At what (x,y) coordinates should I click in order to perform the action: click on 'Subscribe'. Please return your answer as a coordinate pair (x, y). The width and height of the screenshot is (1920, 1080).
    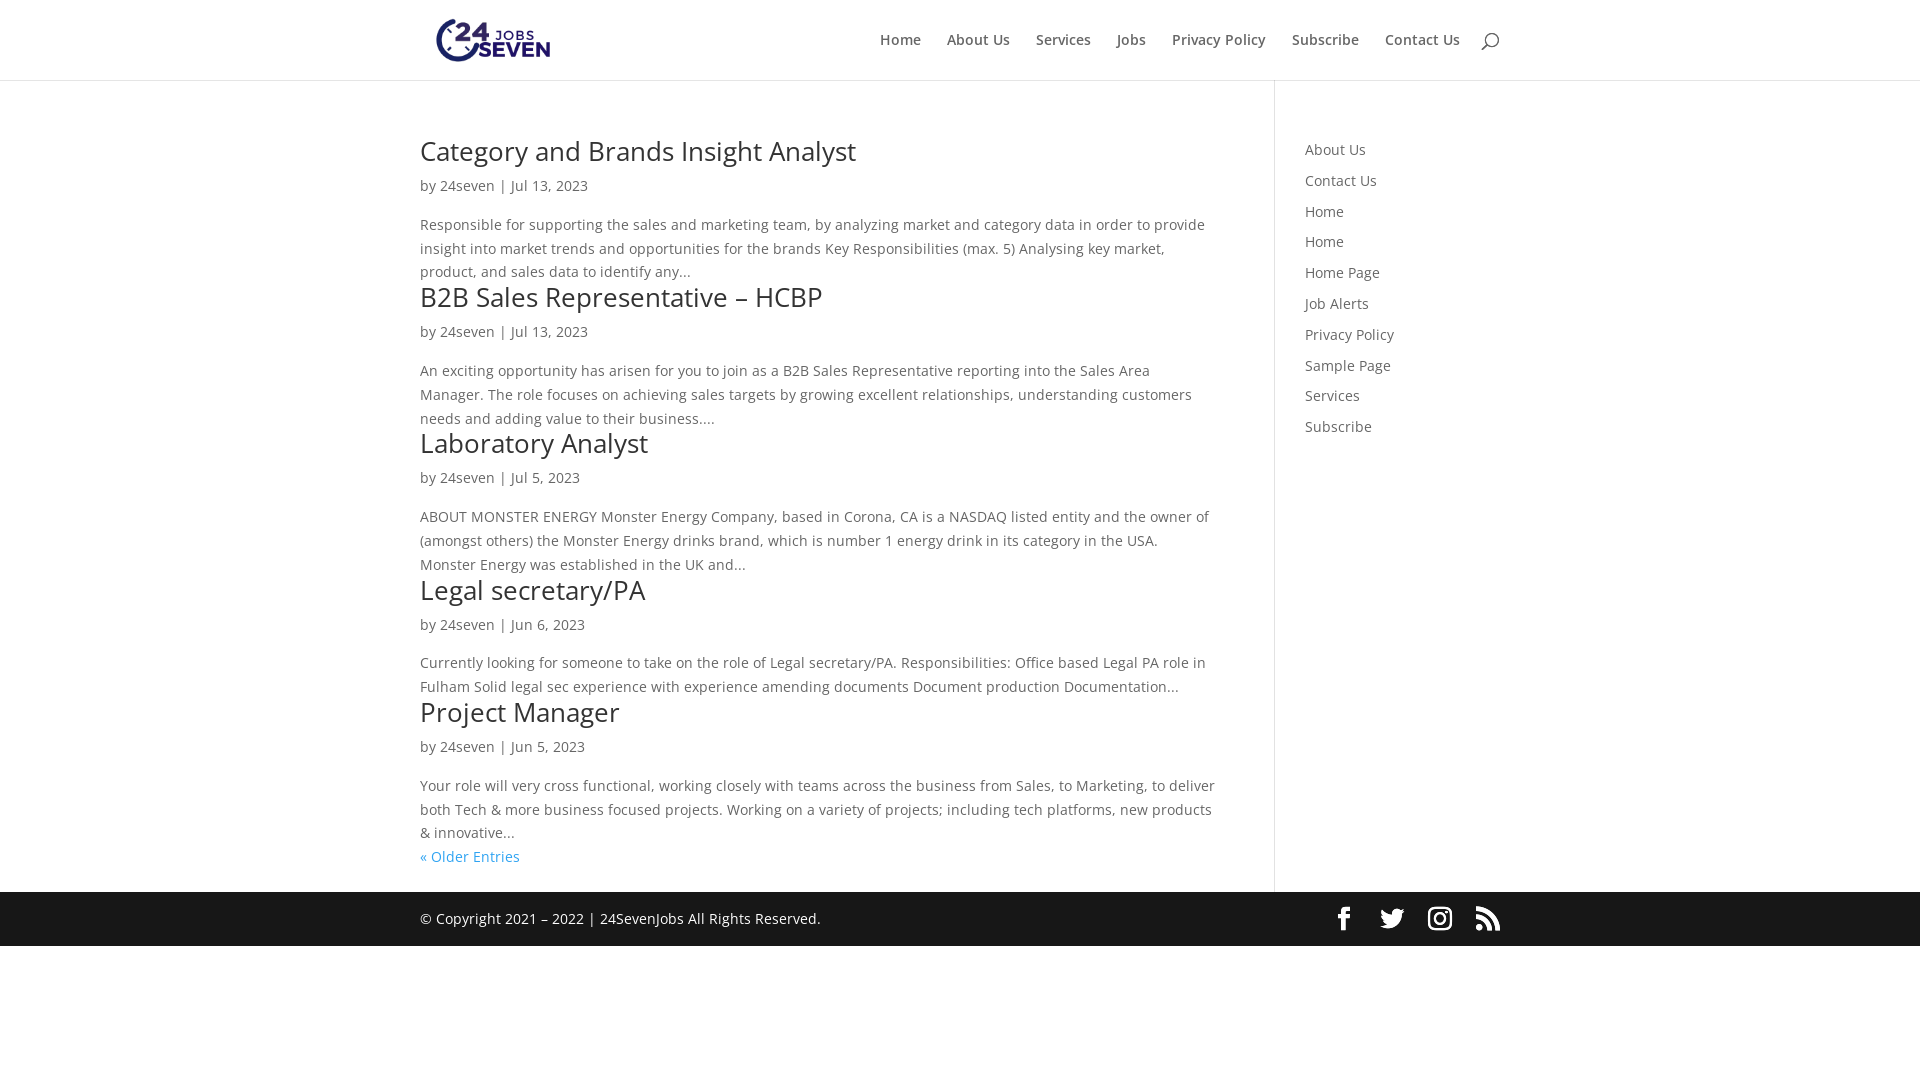
    Looking at the image, I should click on (1325, 55).